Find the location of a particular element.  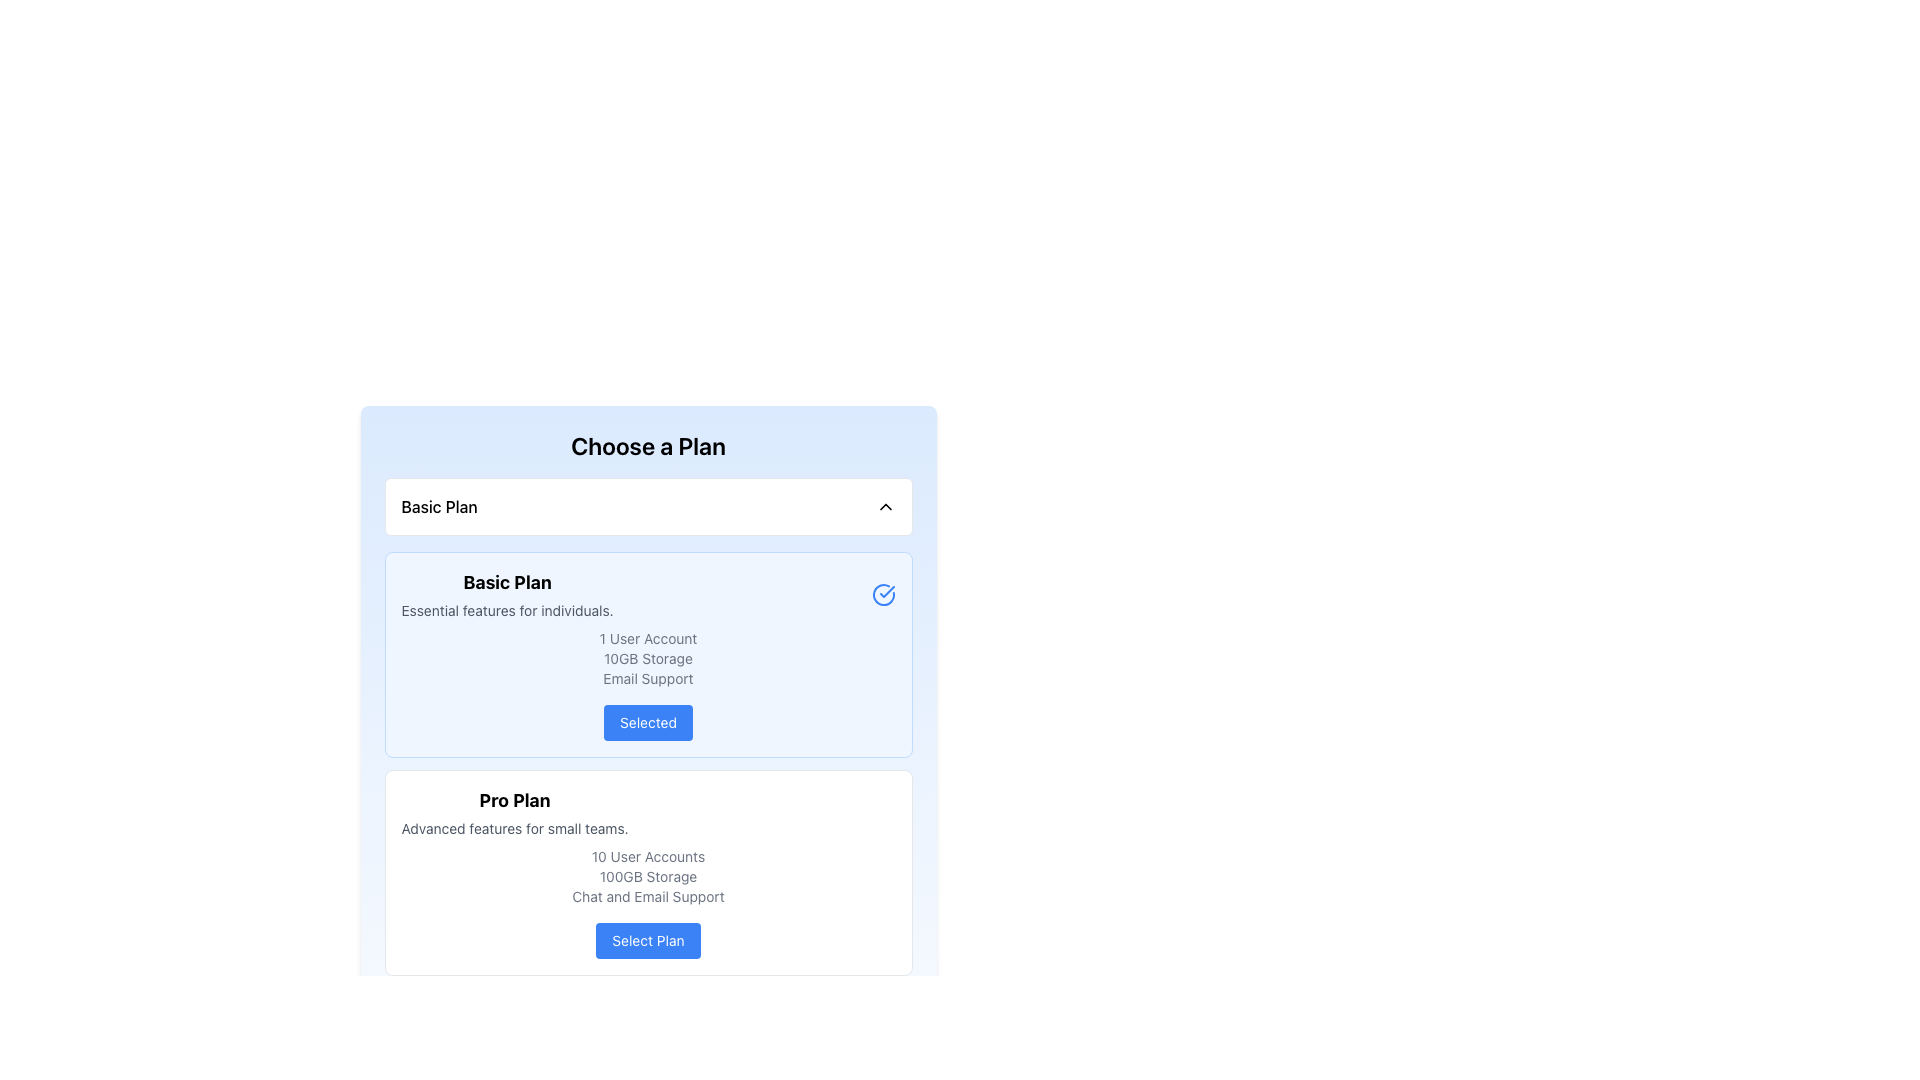

the third content block displaying key features of the 'Pro Plan' subscription option, located below 'Advanced features for small teams' and above the 'Select Plan' button is located at coordinates (648, 875).